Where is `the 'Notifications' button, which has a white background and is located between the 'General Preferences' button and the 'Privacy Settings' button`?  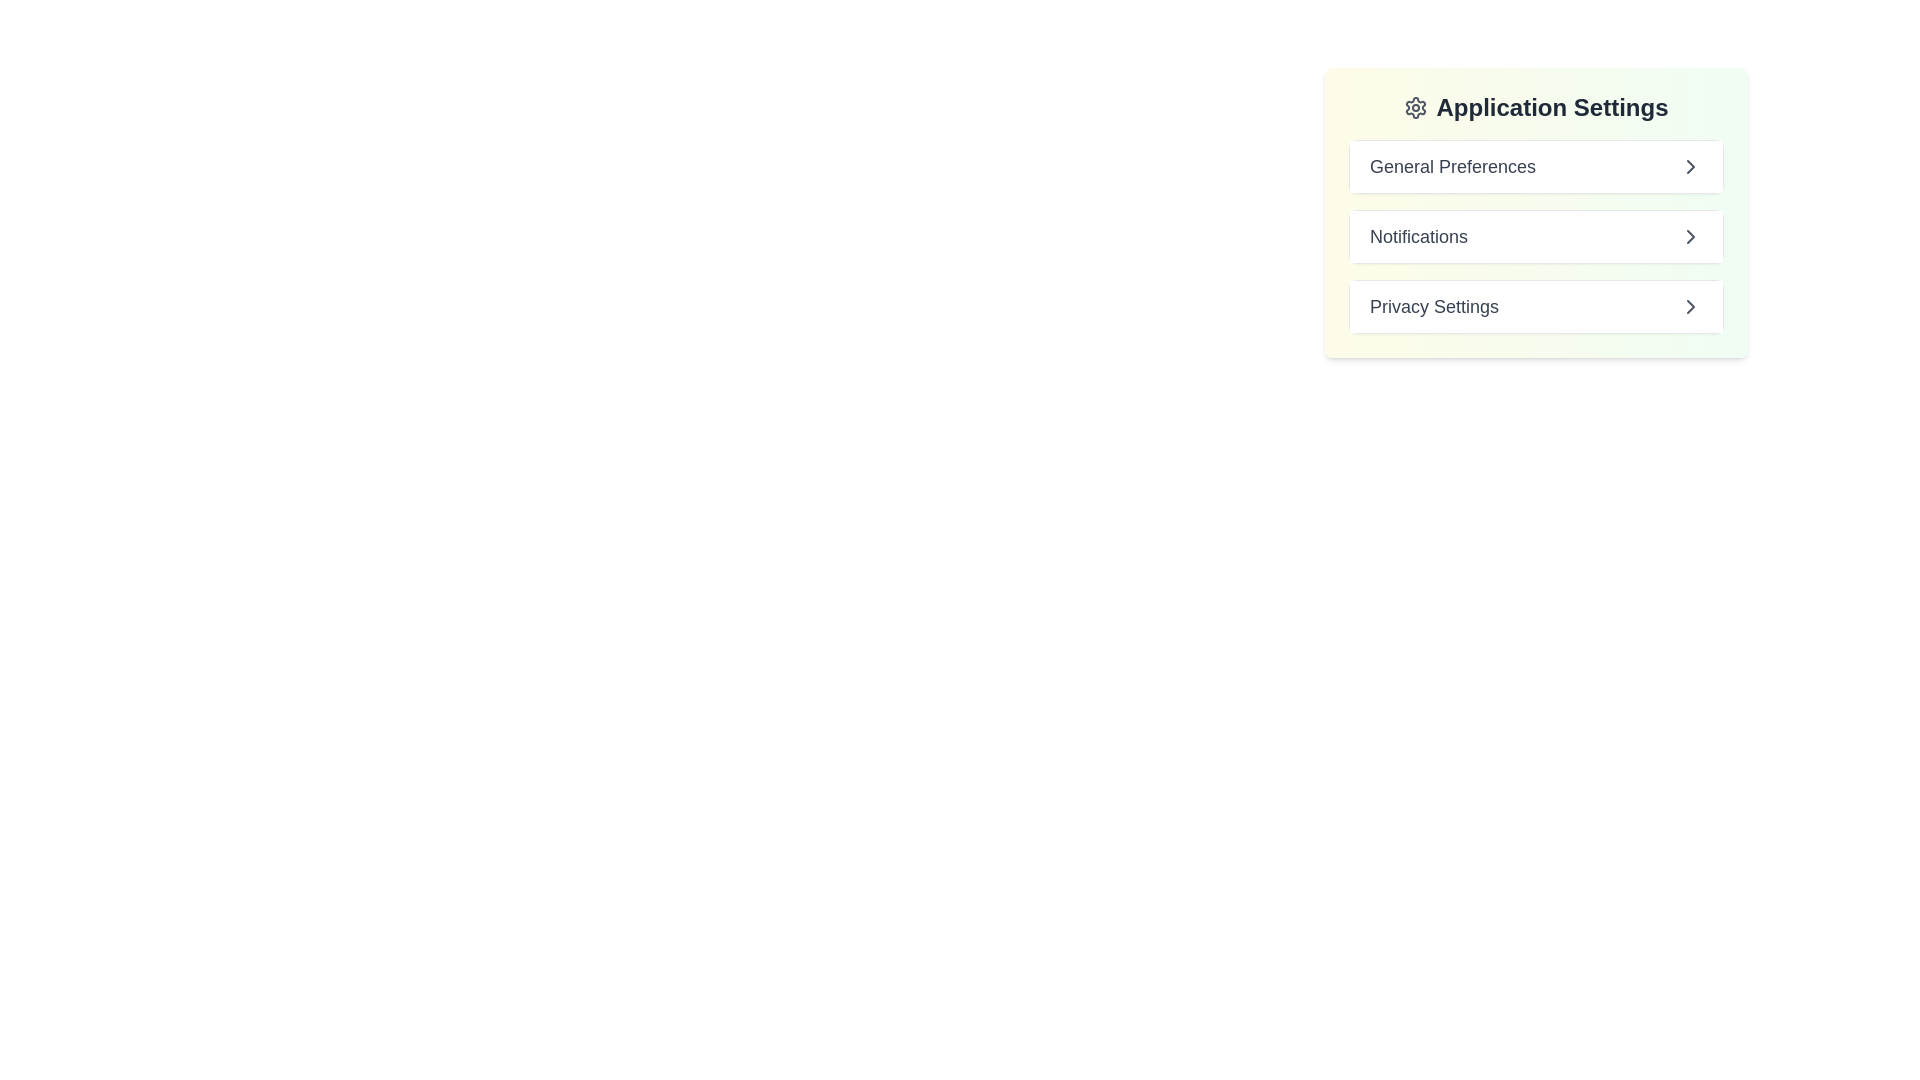 the 'Notifications' button, which has a white background and is located between the 'General Preferences' button and the 'Privacy Settings' button is located at coordinates (1535, 235).